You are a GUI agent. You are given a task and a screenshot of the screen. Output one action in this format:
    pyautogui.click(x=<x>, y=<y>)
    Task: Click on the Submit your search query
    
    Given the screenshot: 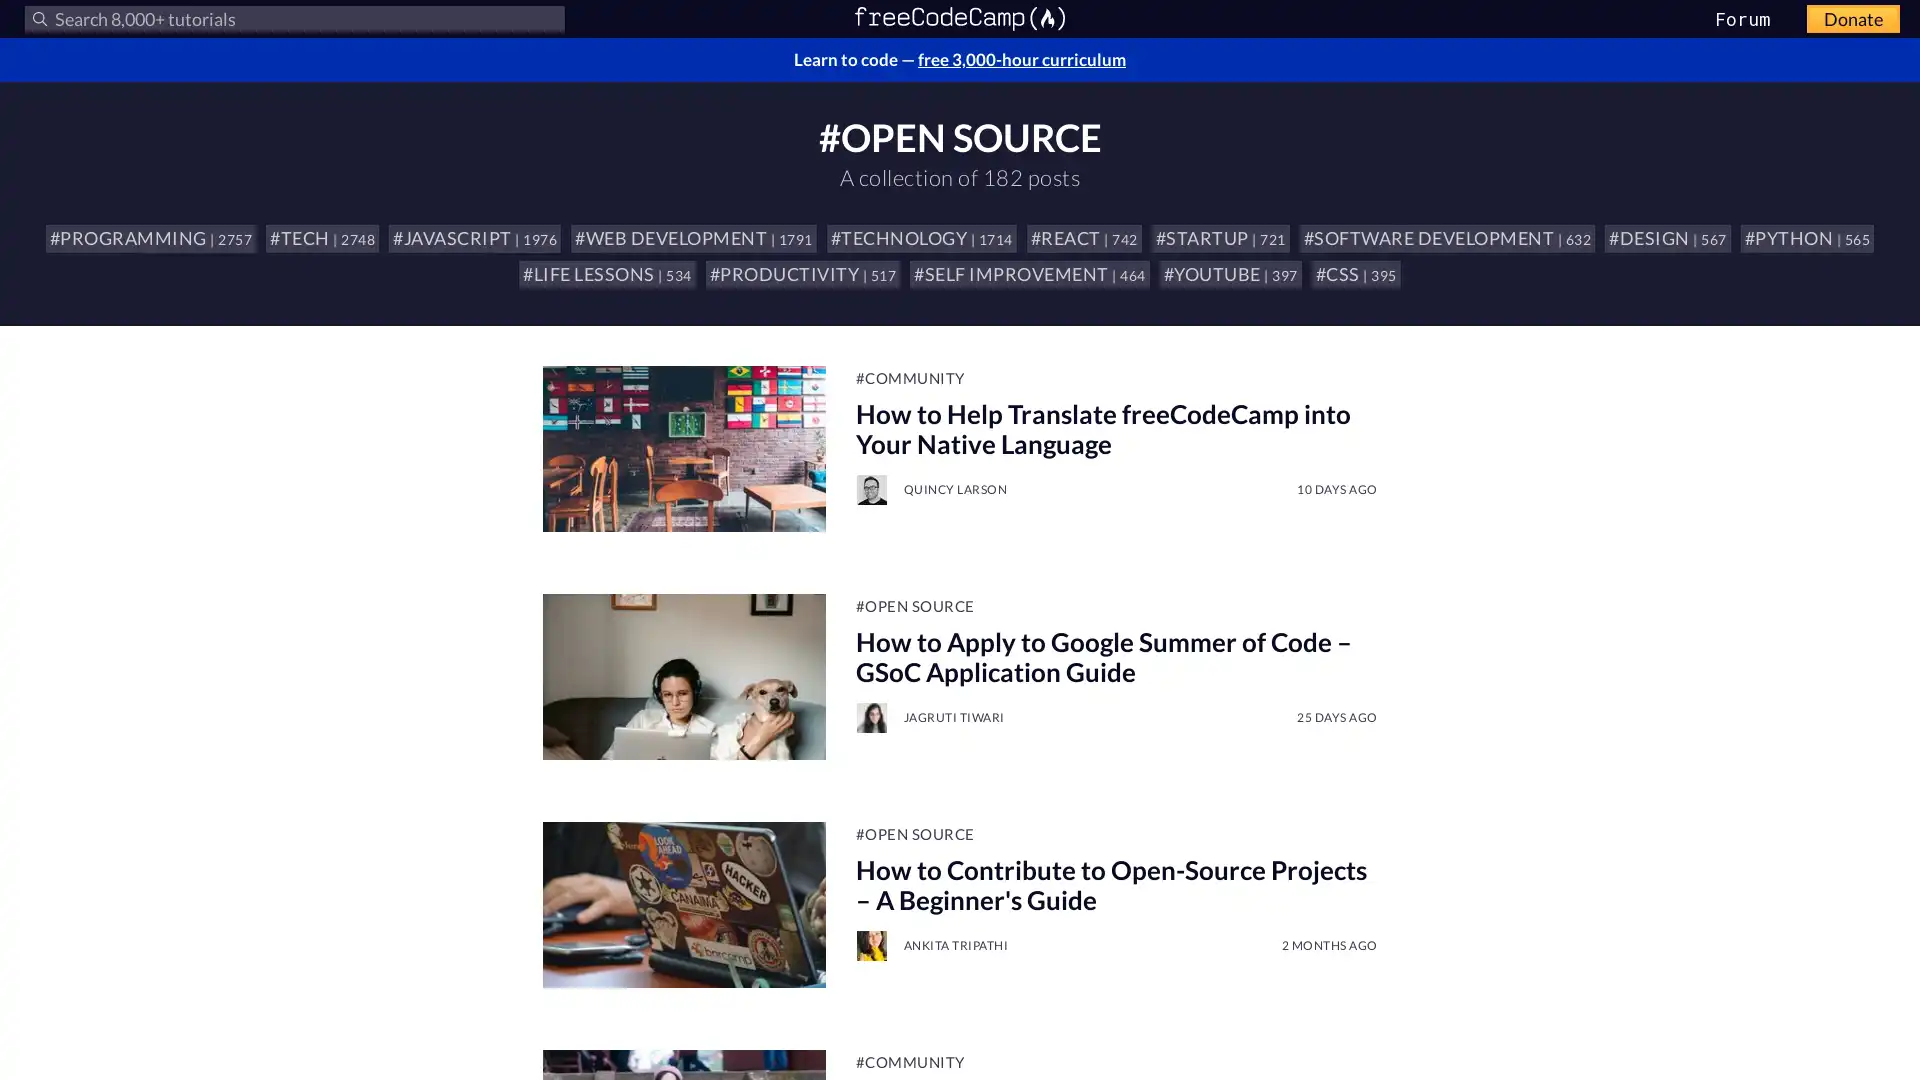 What is the action you would take?
    pyautogui.click(x=39, y=19)
    